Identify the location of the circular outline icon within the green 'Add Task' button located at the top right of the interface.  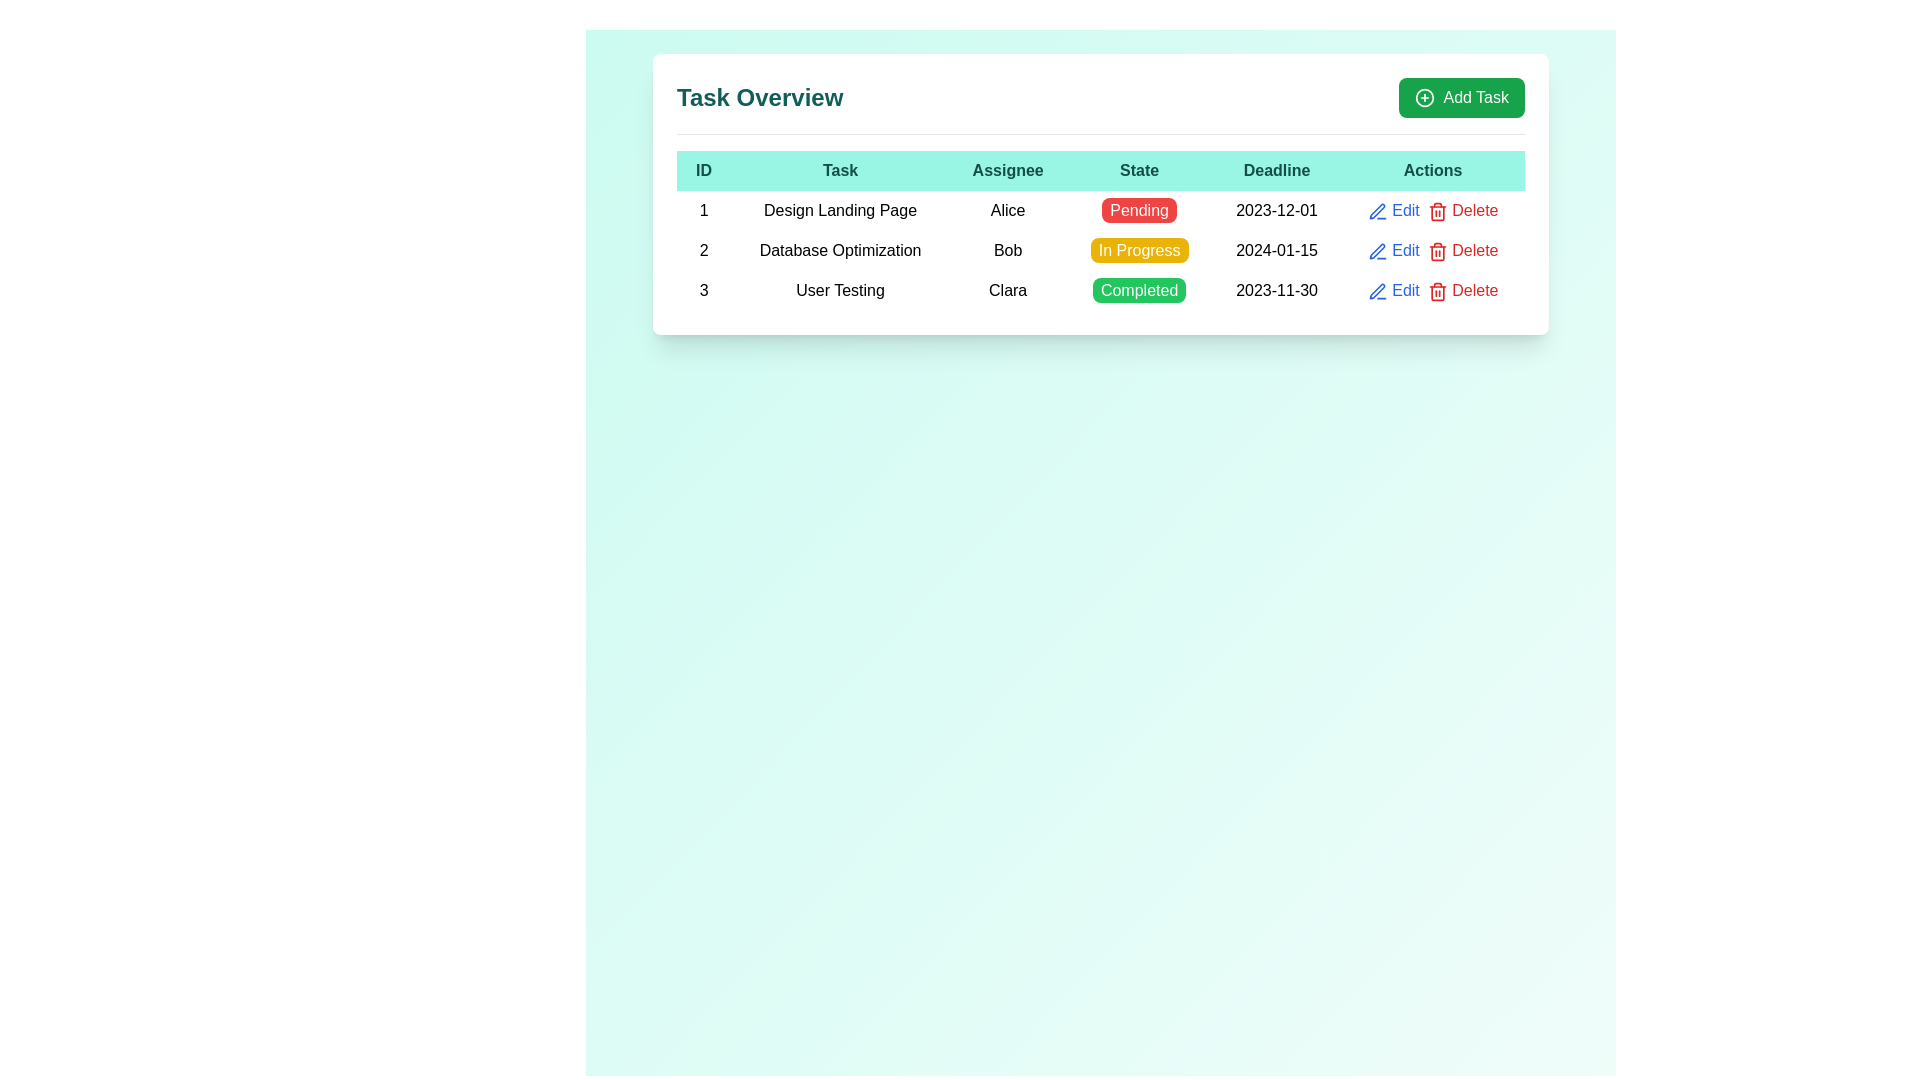
(1424, 97).